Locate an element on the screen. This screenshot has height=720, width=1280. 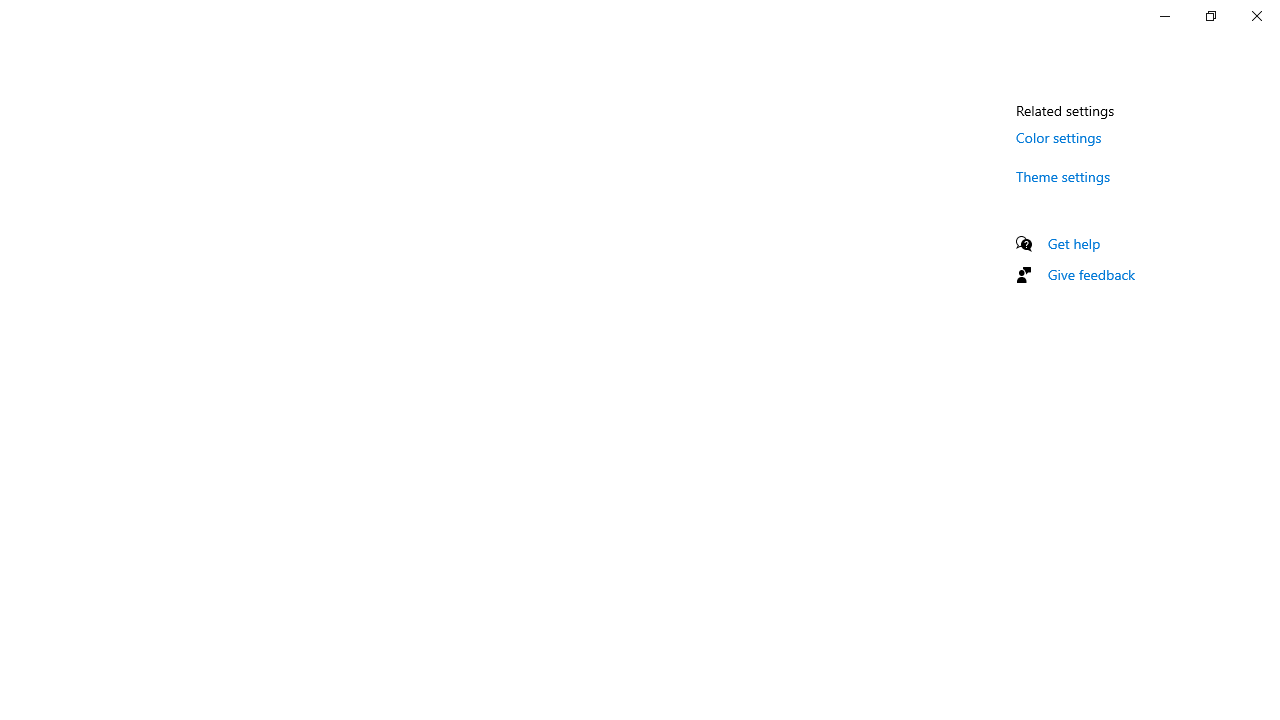
'Color settings' is located at coordinates (1058, 136).